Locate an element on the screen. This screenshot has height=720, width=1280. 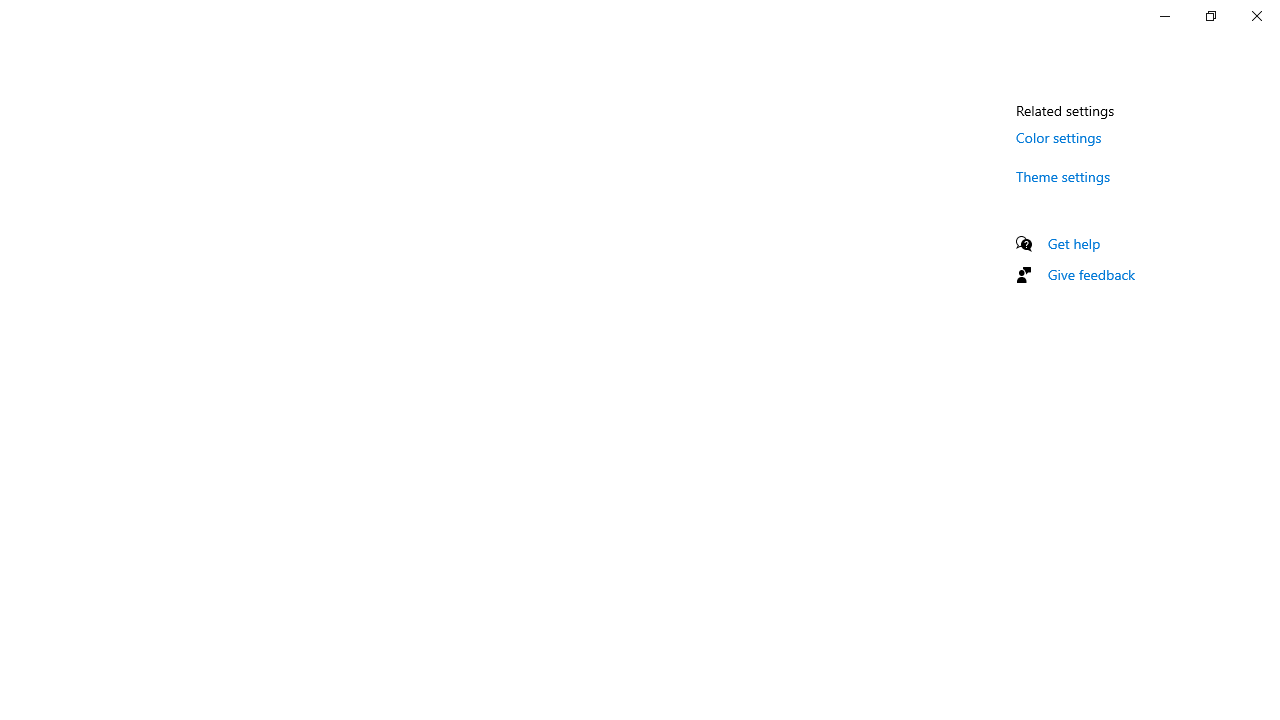
'Color settings' is located at coordinates (1058, 136).